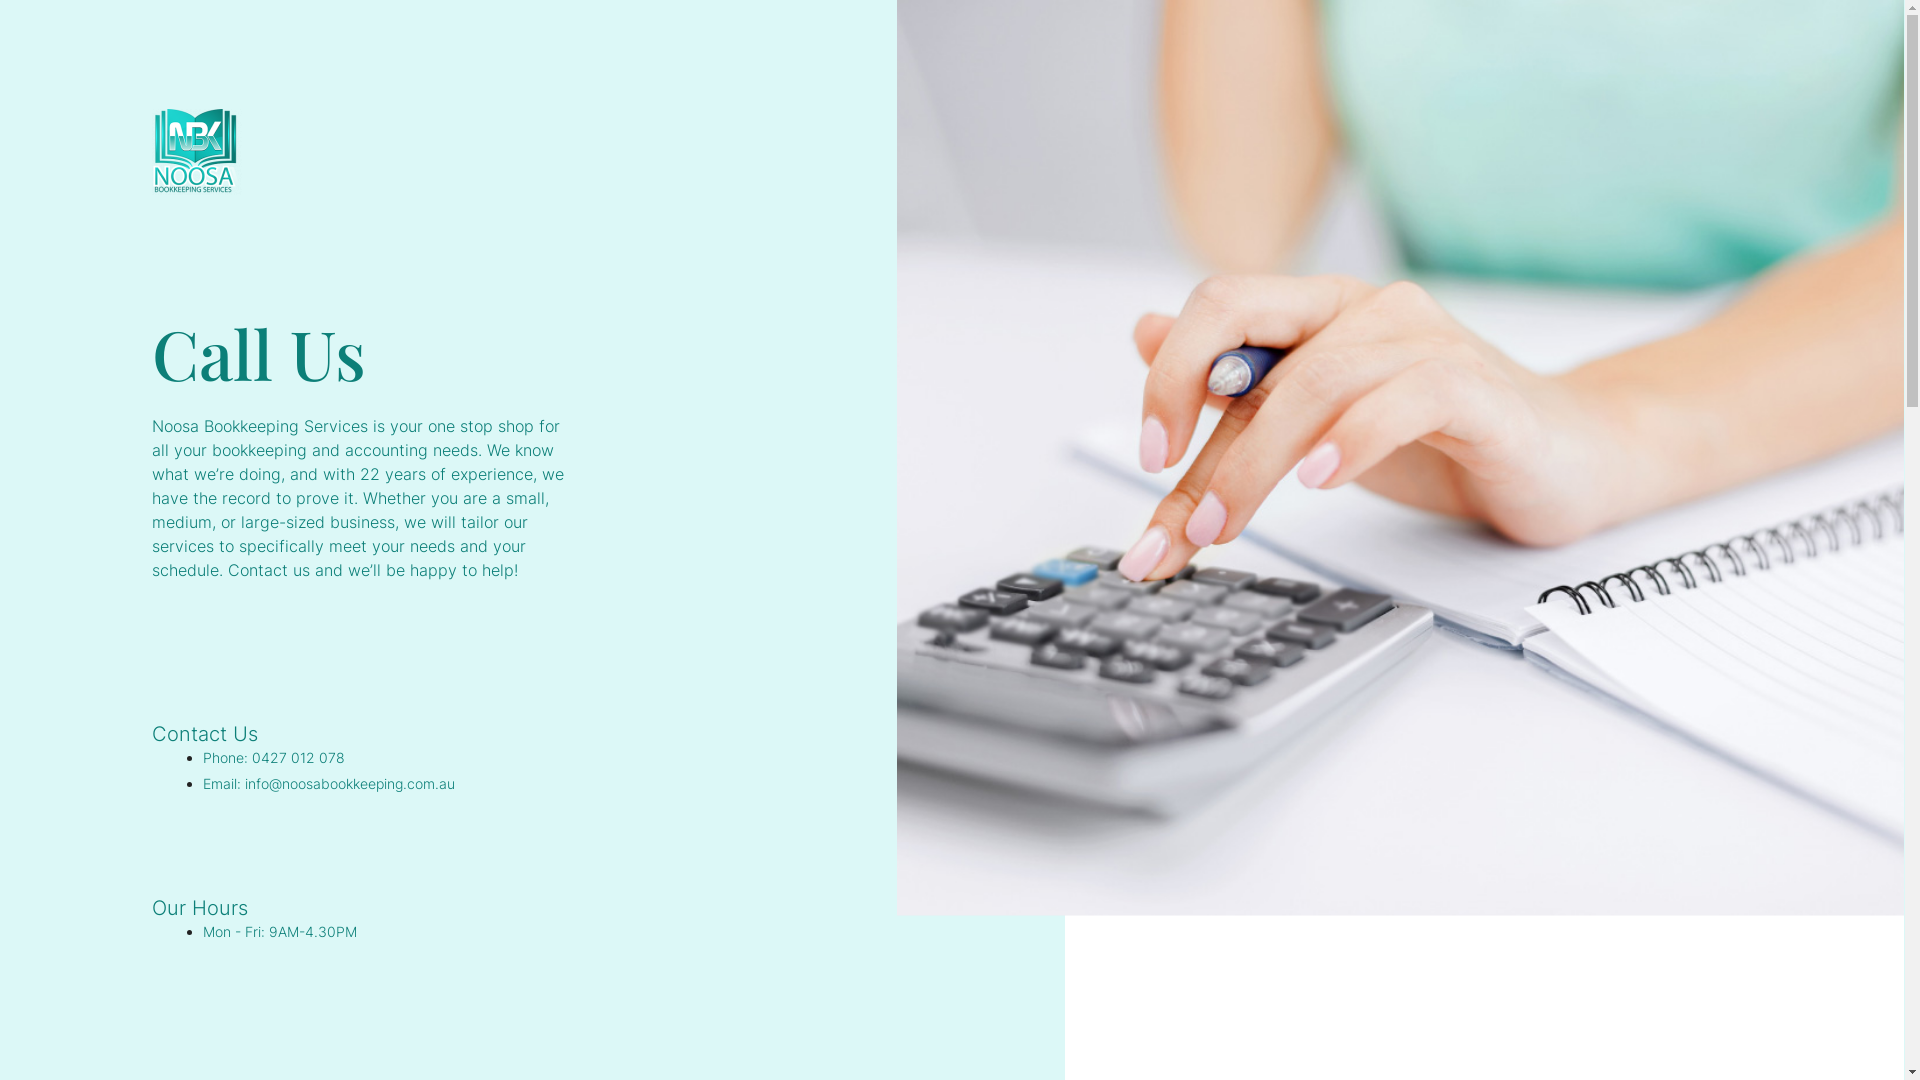 The width and height of the screenshot is (1920, 1080). Describe the element at coordinates (202, 782) in the screenshot. I see `'Email: info@noosabookkeeping.com.au'` at that location.